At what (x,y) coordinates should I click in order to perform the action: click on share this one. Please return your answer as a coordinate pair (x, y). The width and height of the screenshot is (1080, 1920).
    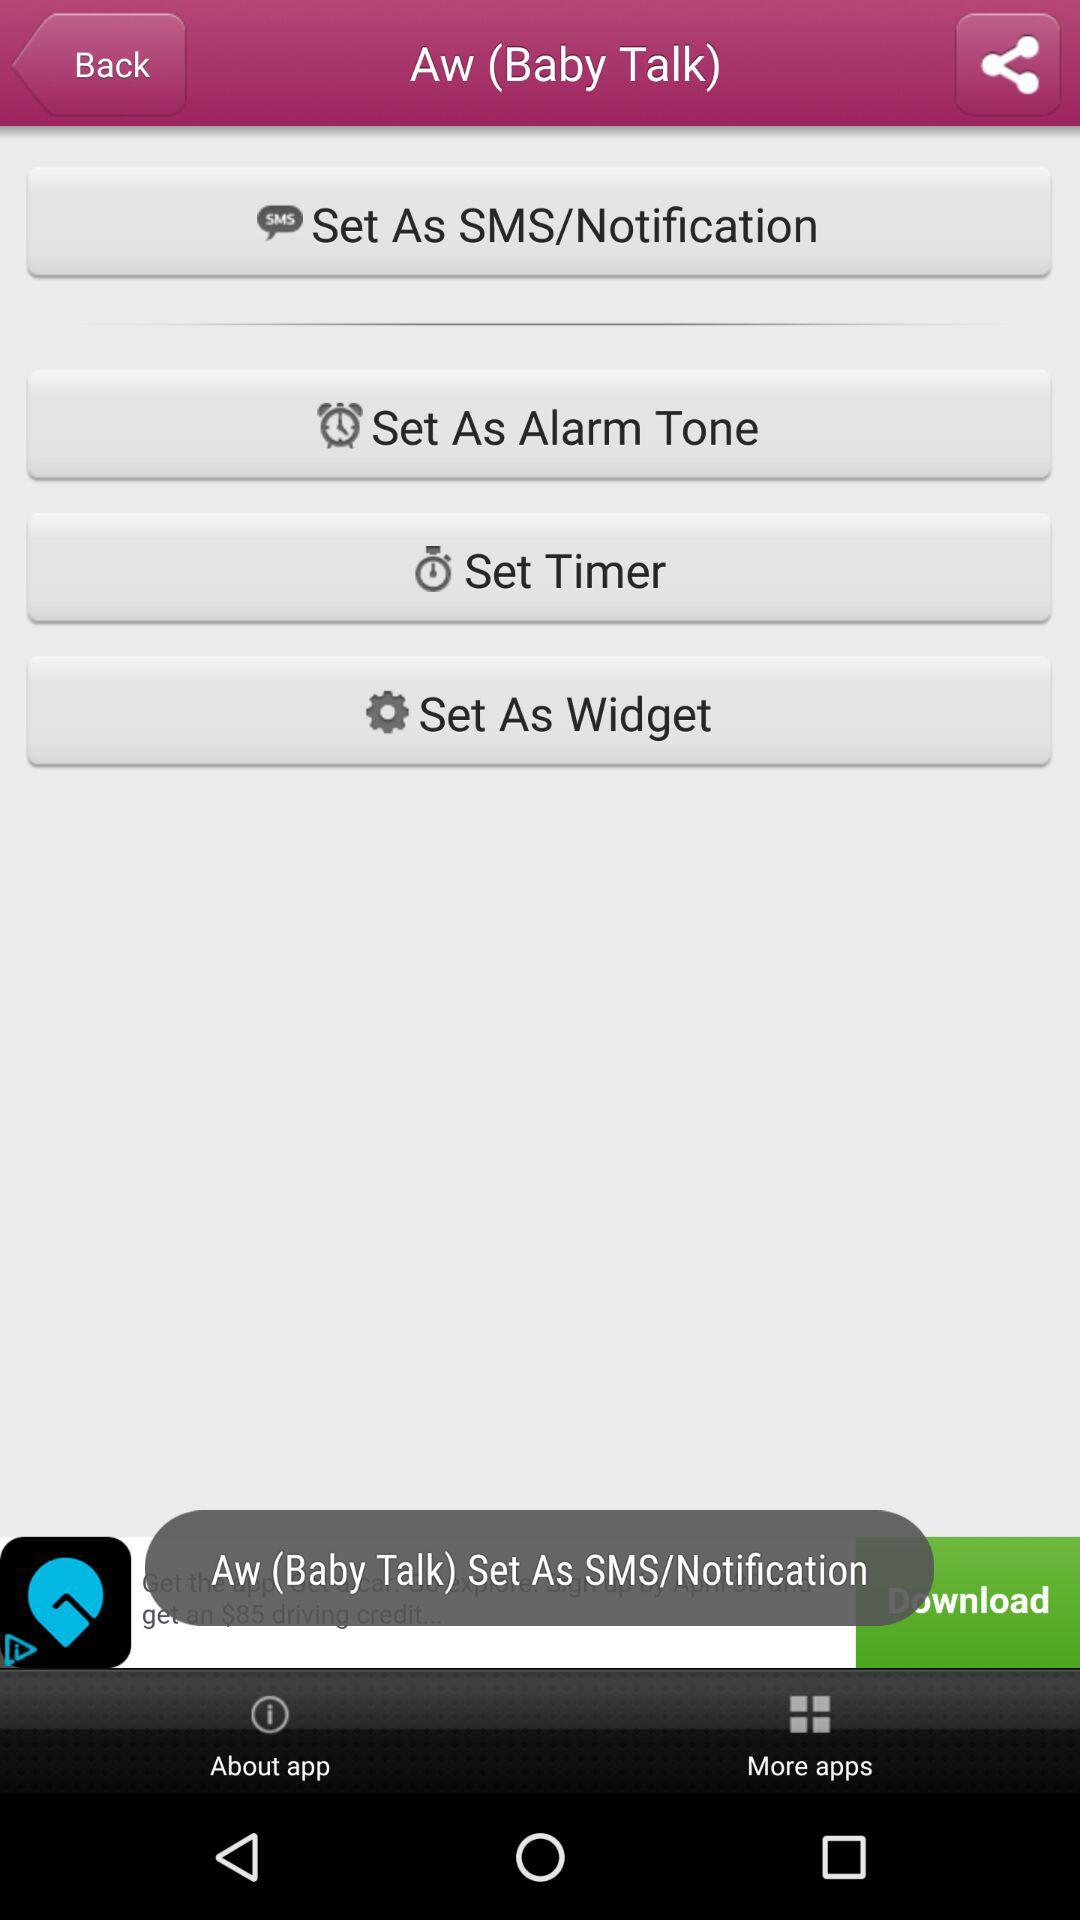
    Looking at the image, I should click on (1007, 66).